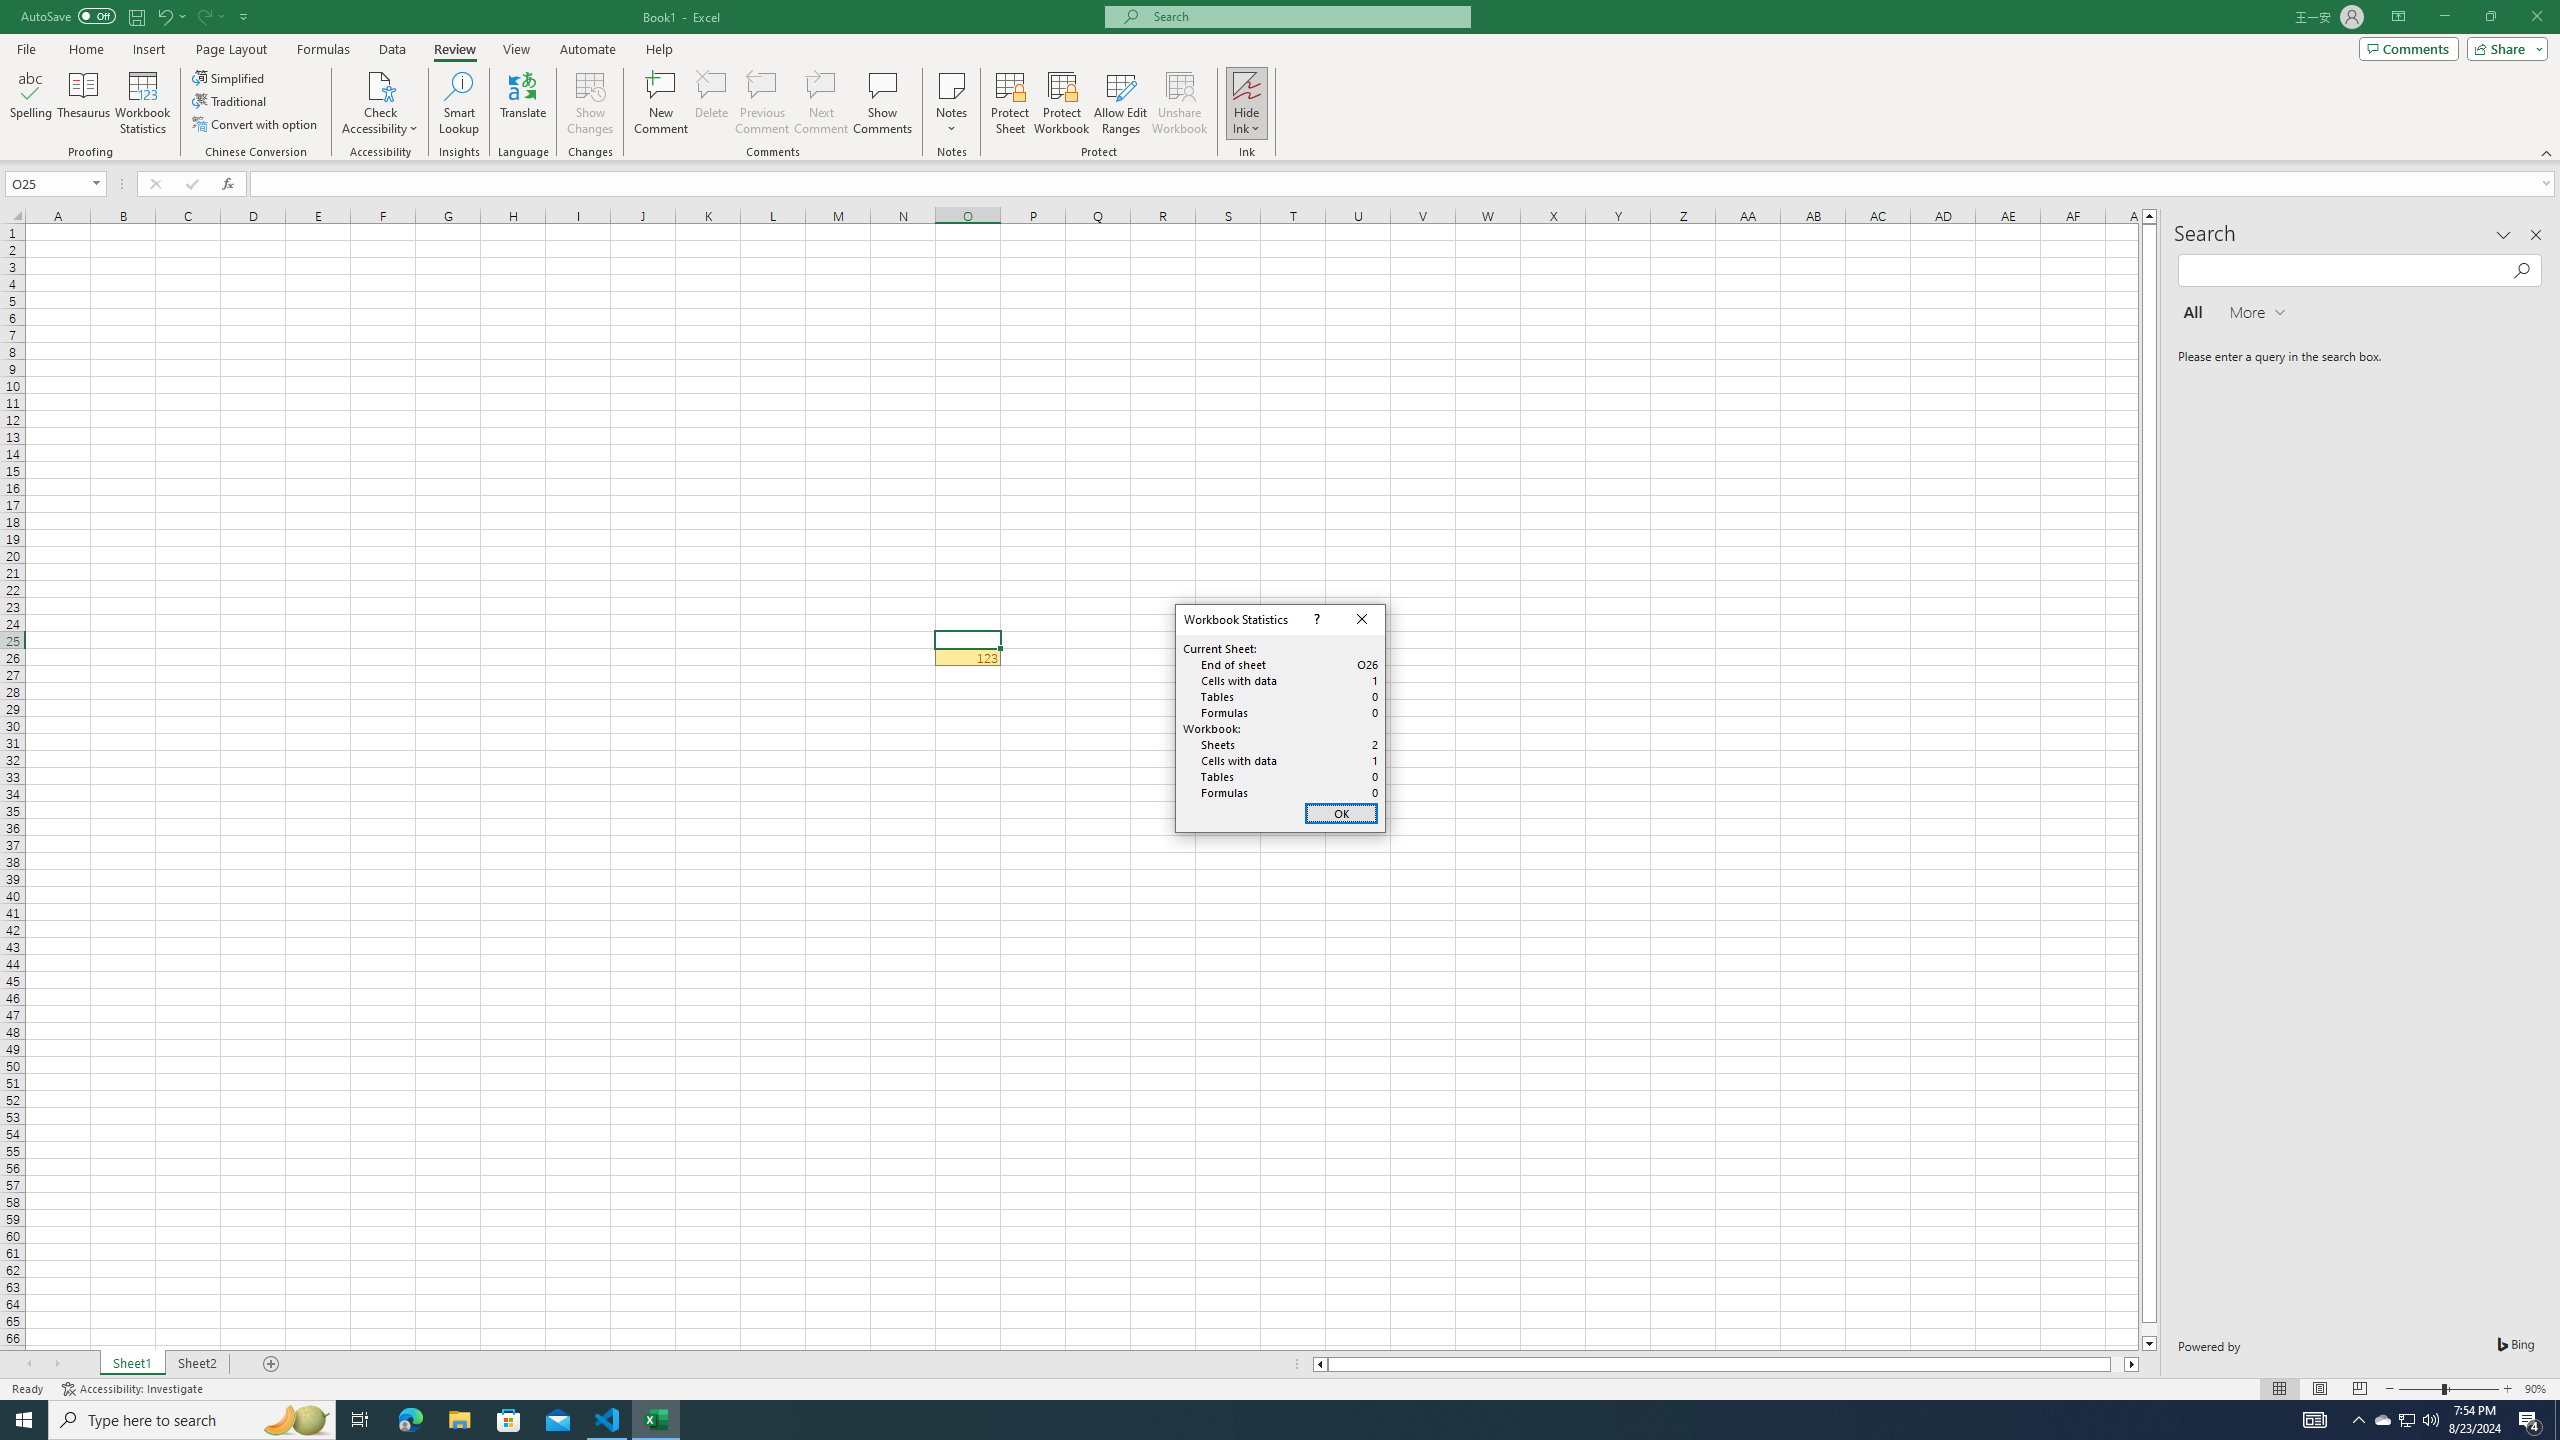 The height and width of the screenshot is (1440, 2560). I want to click on 'OK', so click(1341, 812).